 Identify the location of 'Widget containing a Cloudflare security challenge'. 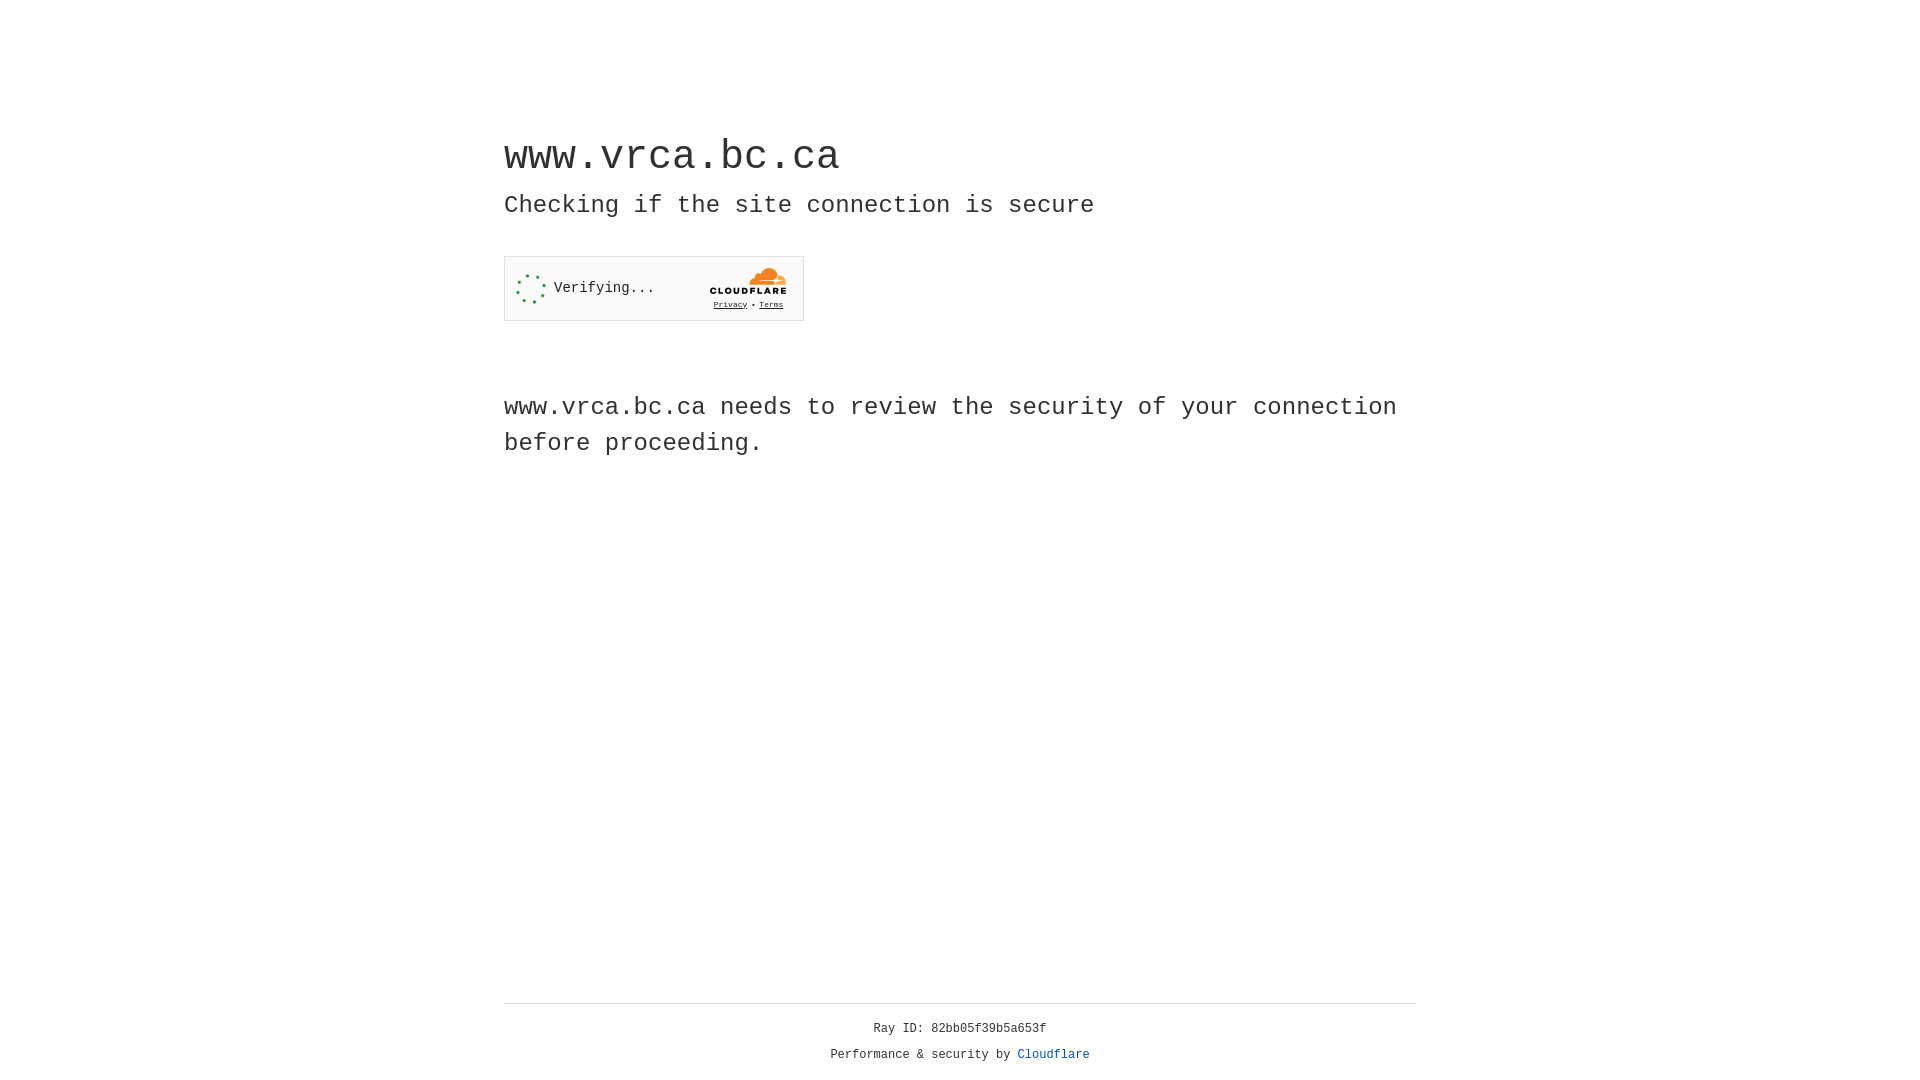
(653, 288).